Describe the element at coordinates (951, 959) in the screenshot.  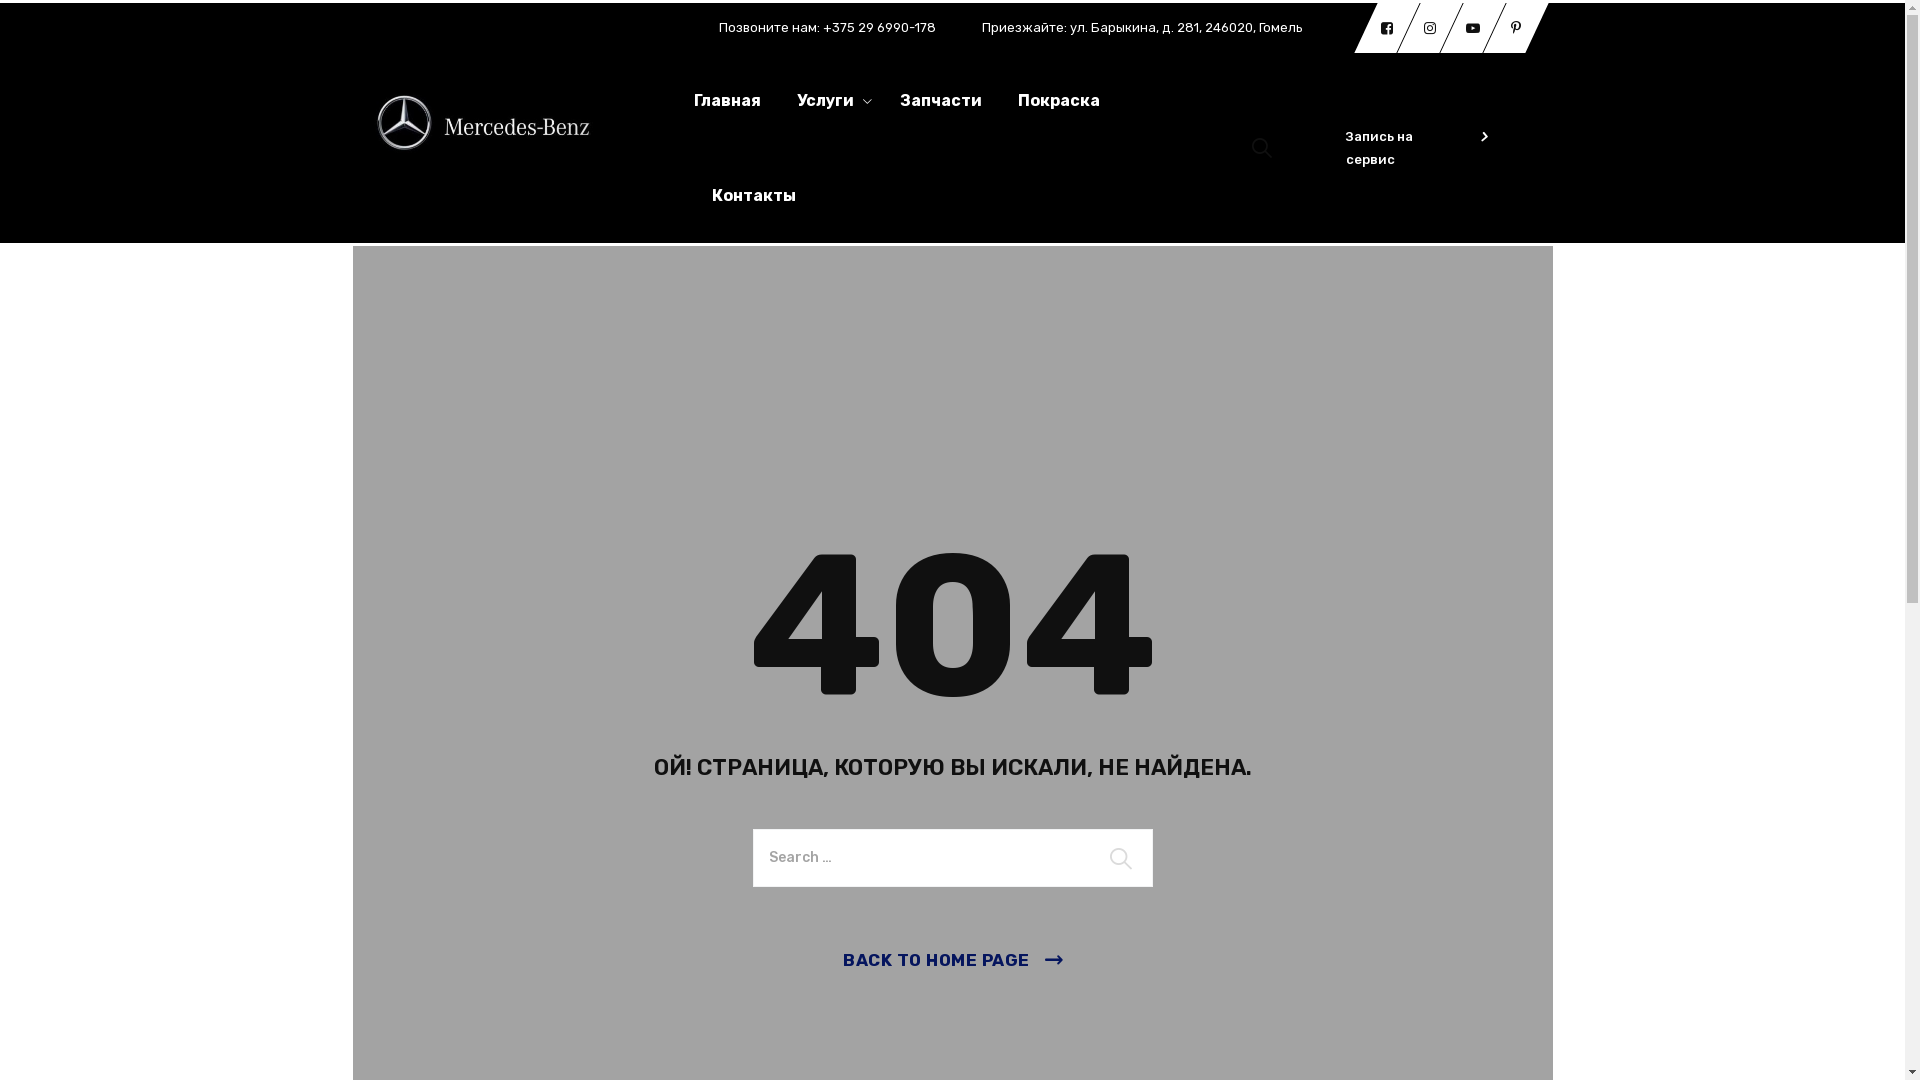
I see `'BACK TO HOME PAGE'` at that location.